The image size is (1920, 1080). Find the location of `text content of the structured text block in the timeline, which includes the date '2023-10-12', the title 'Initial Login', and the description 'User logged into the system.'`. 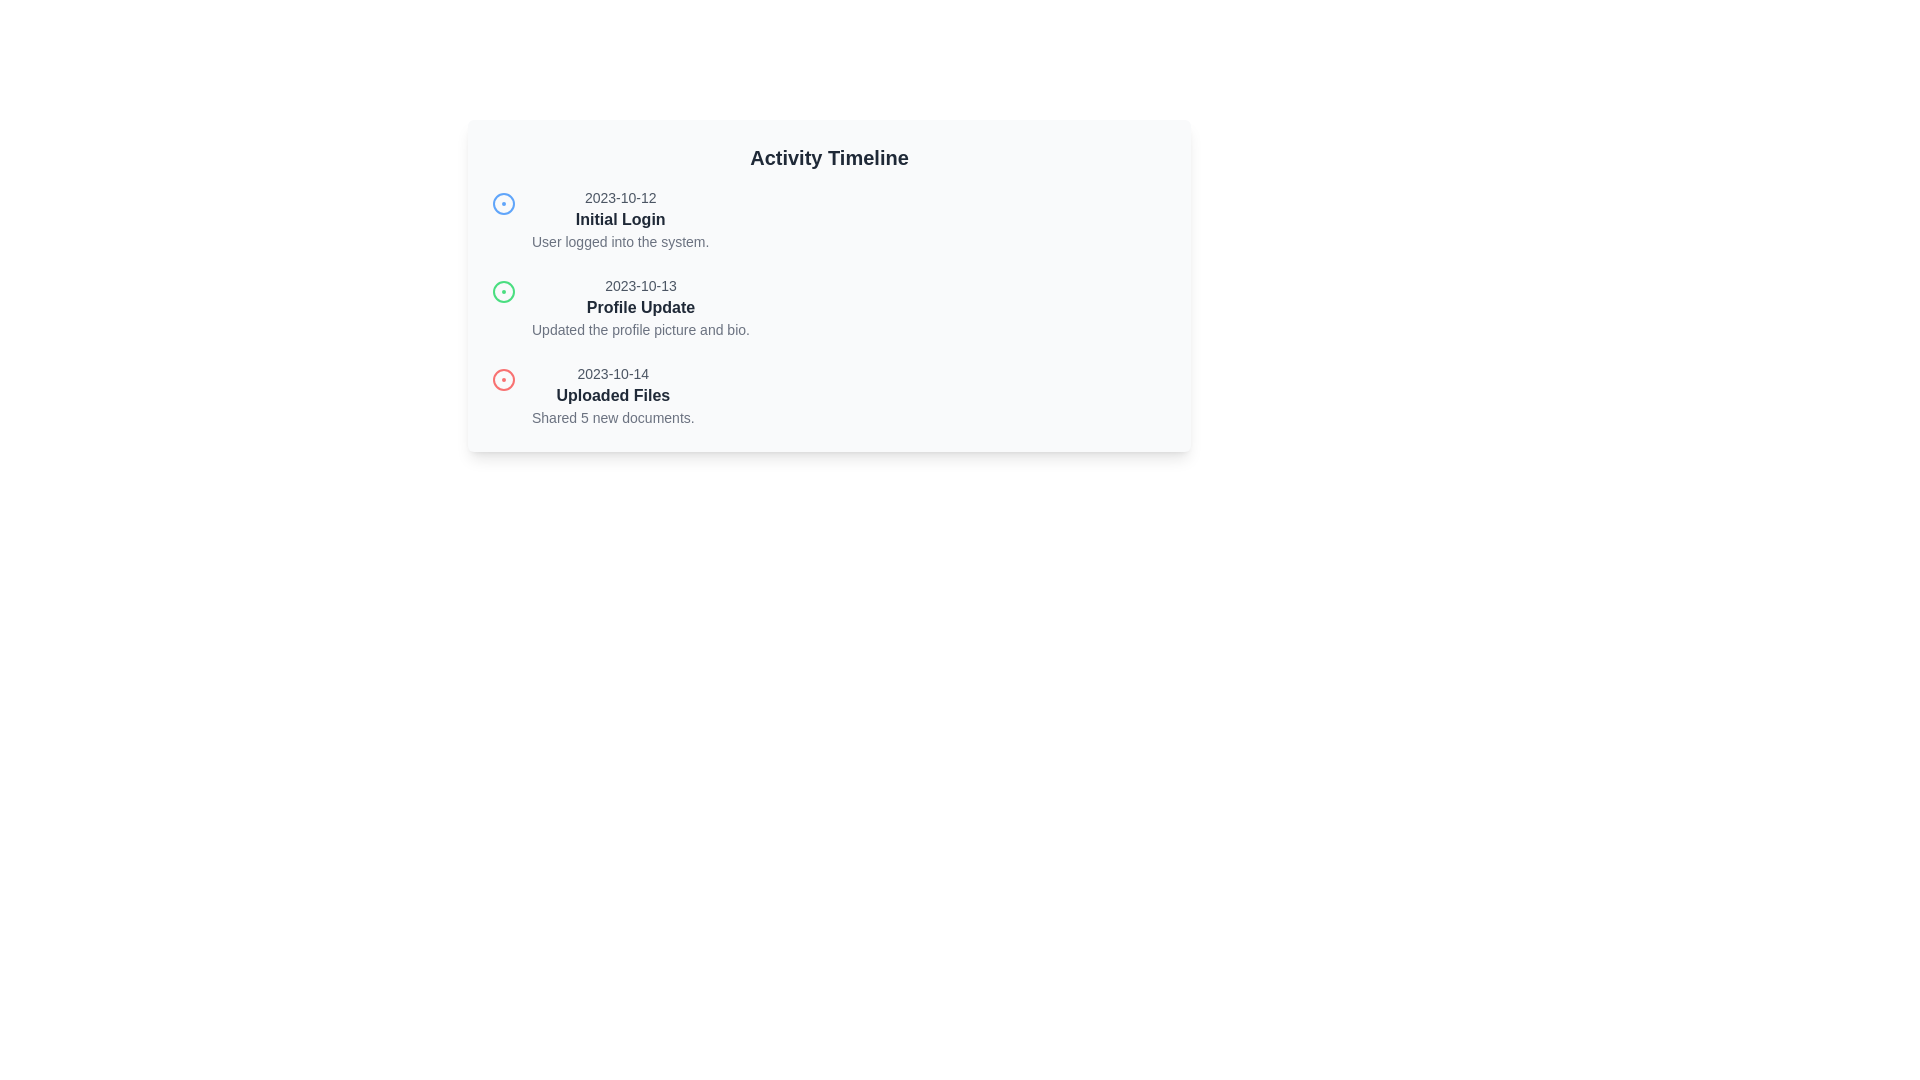

text content of the structured text block in the timeline, which includes the date '2023-10-12', the title 'Initial Login', and the description 'User logged into the system.' is located at coordinates (619, 219).